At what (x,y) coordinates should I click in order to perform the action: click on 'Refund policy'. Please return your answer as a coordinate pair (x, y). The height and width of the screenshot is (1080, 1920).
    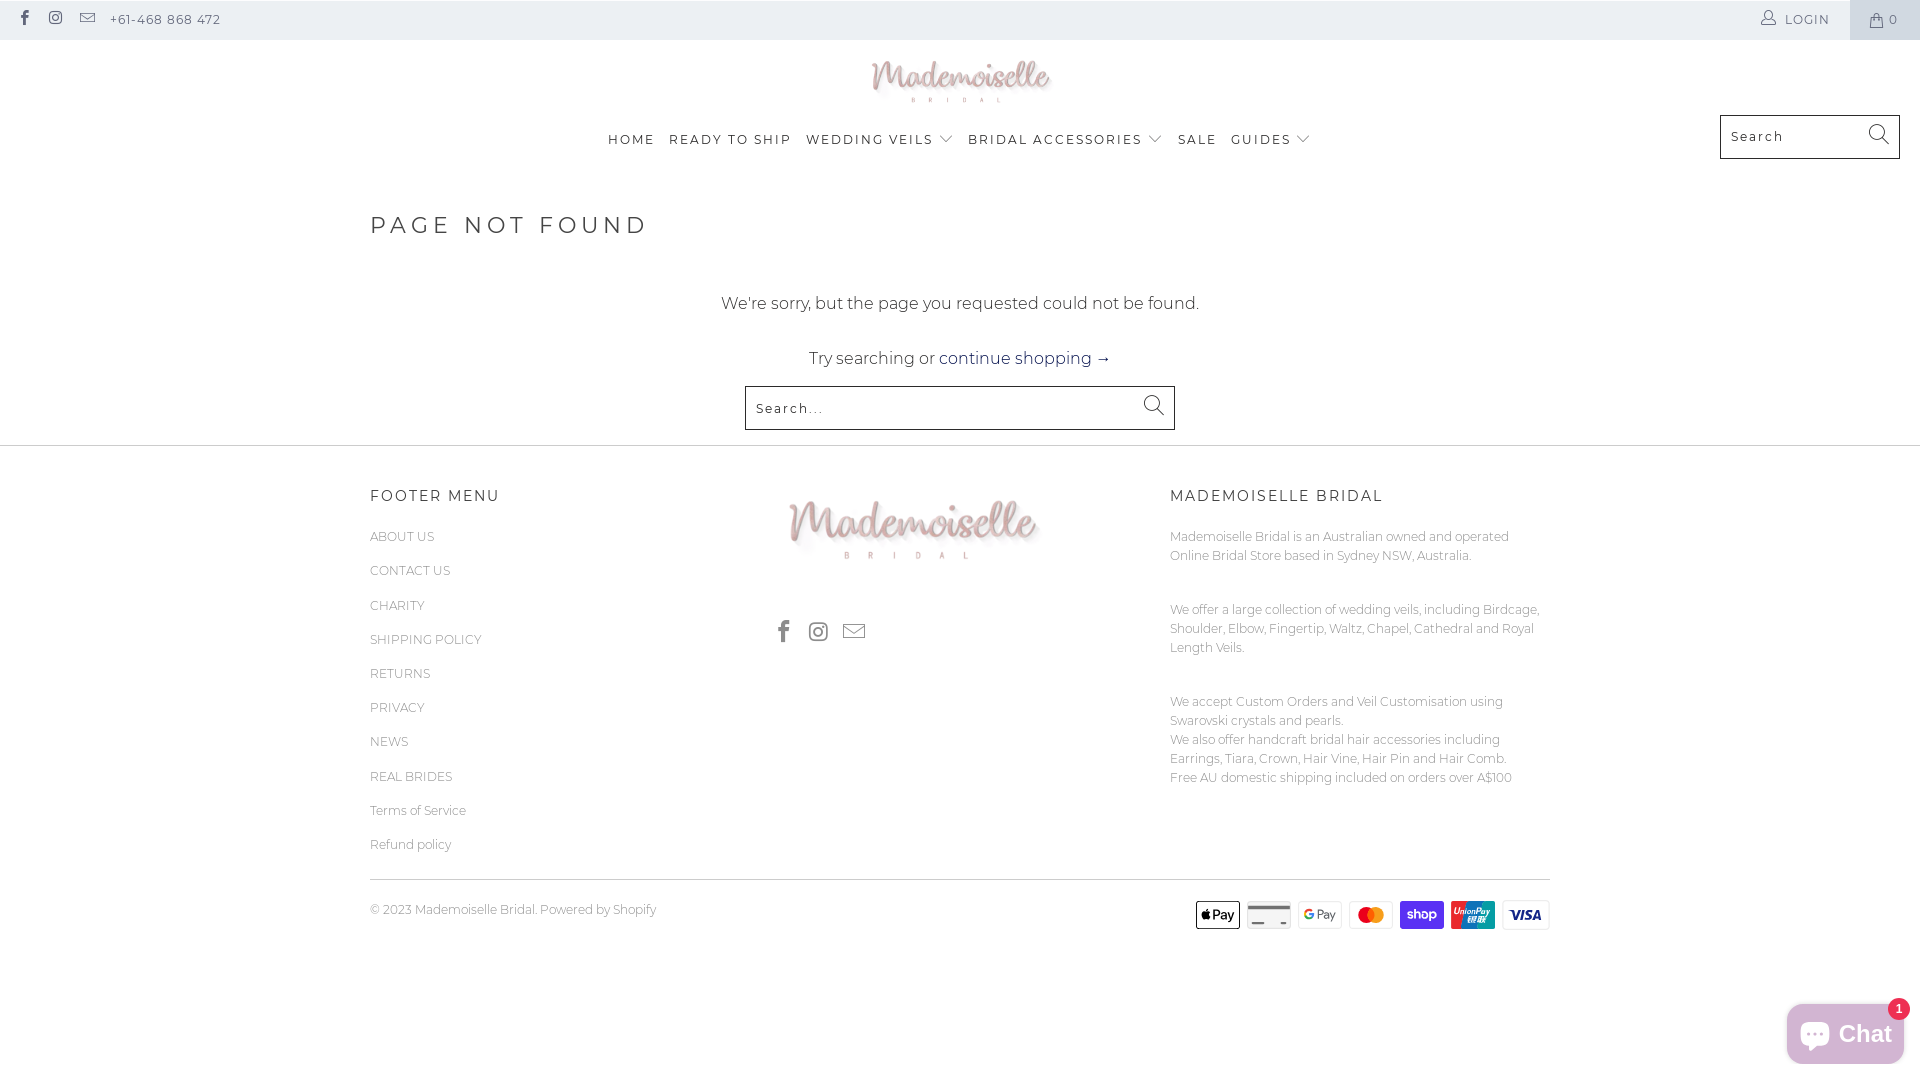
    Looking at the image, I should click on (409, 844).